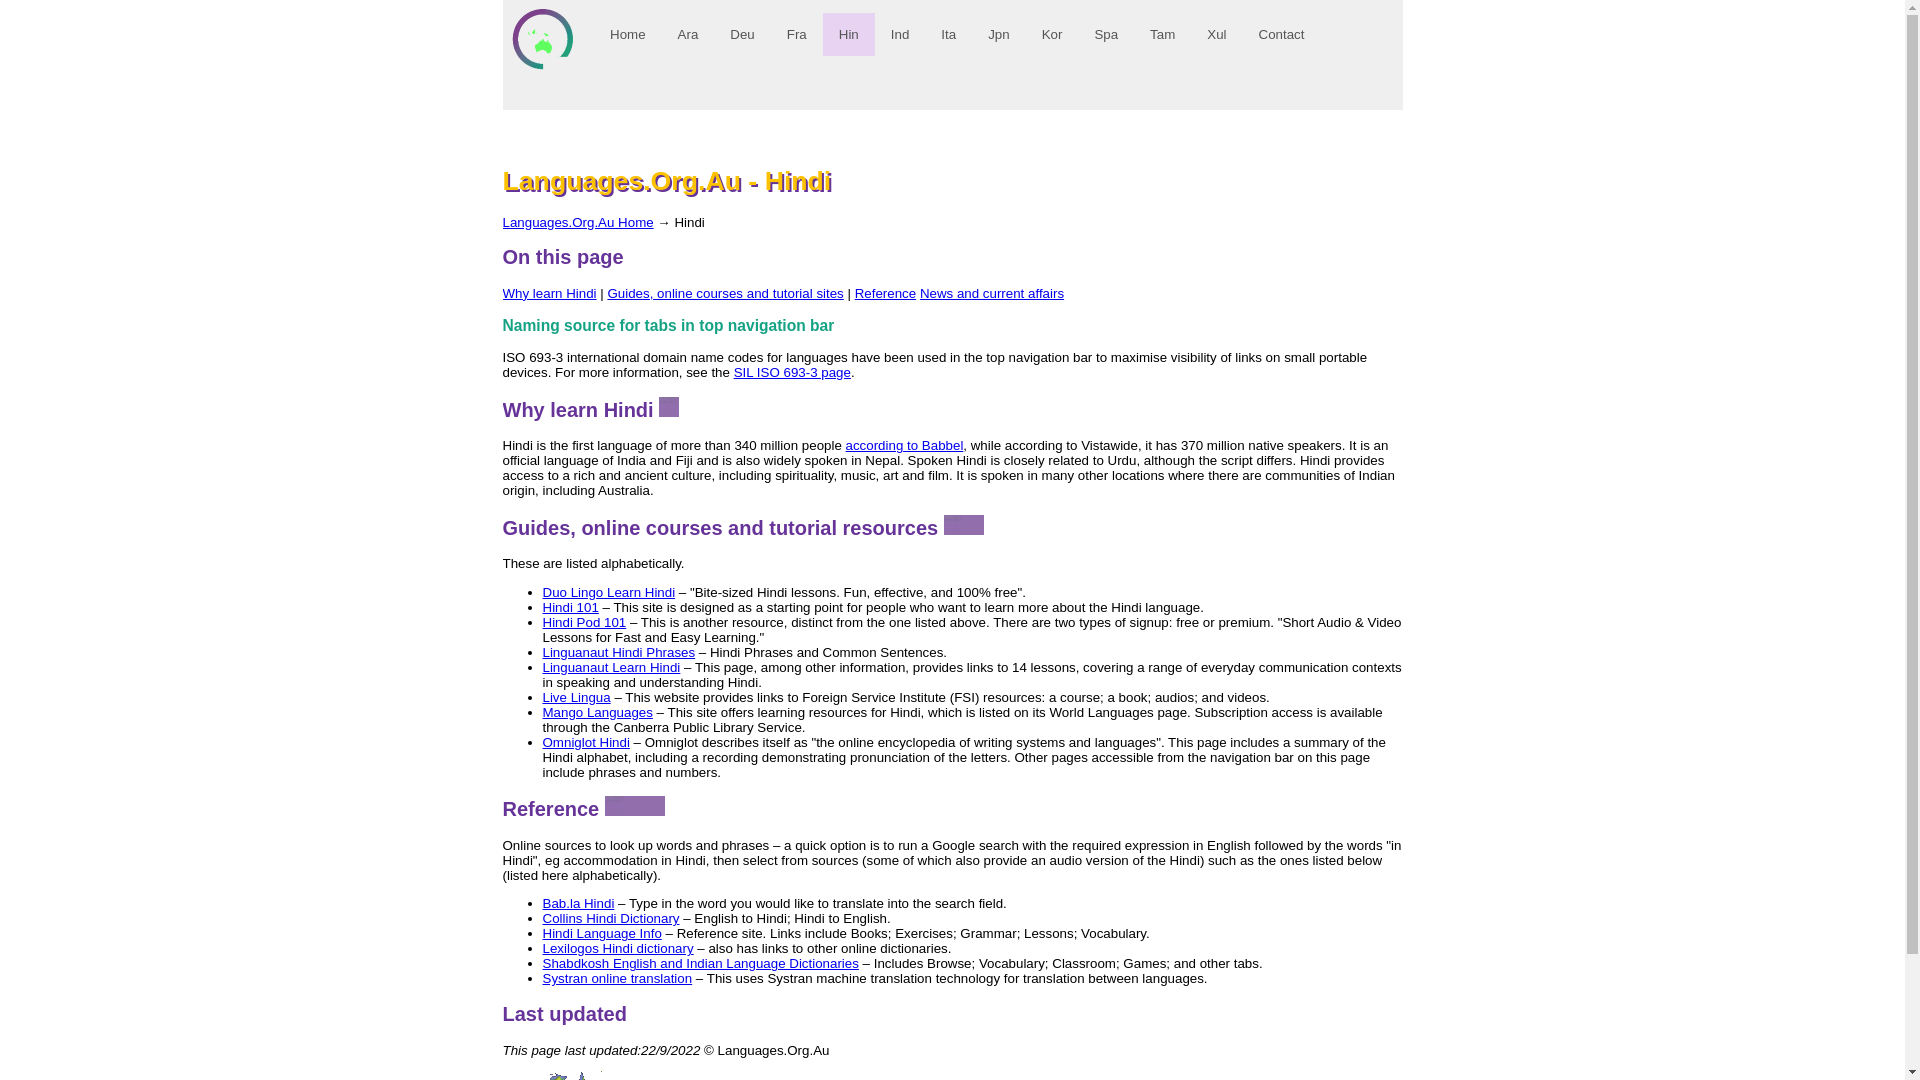 The height and width of the screenshot is (1080, 1920). Describe the element at coordinates (576, 222) in the screenshot. I see `'Languages.Org.Au Home'` at that location.